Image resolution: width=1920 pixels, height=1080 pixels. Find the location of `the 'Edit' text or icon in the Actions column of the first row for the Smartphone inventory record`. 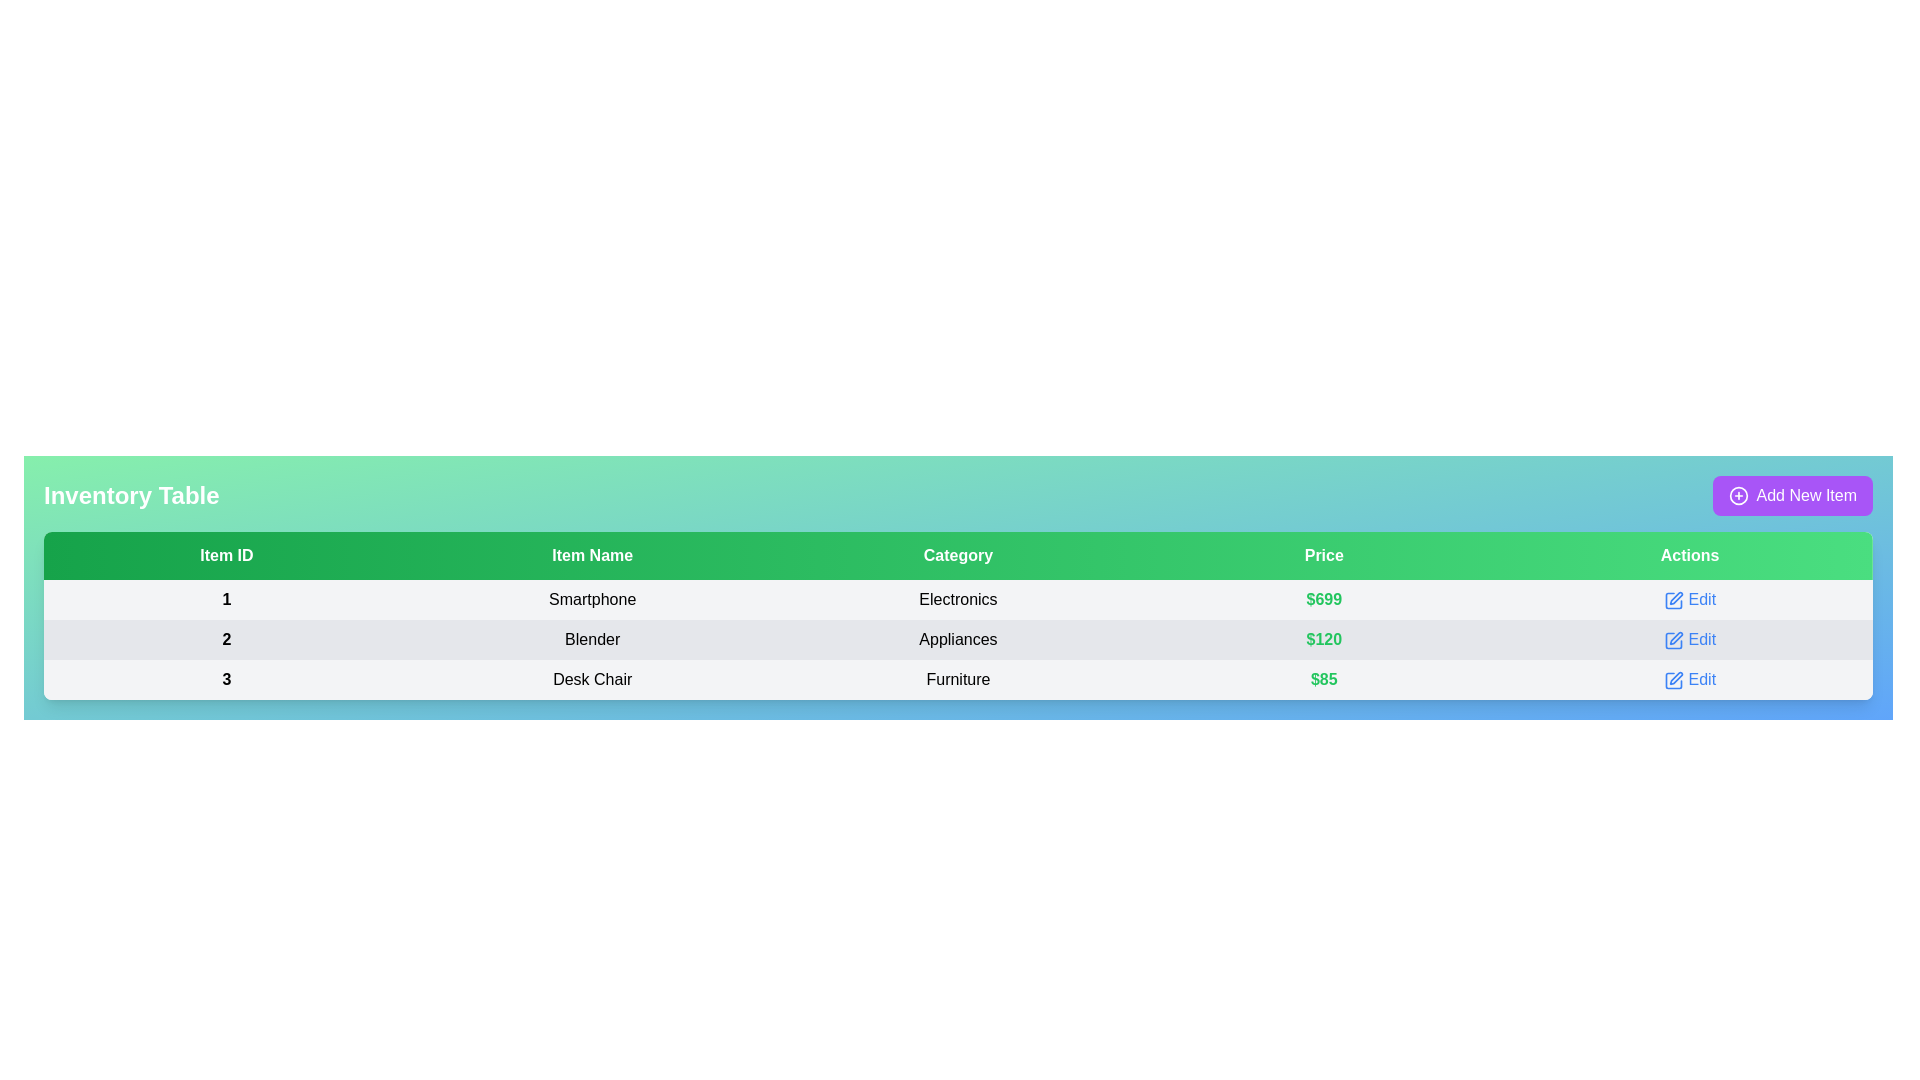

the 'Edit' text or icon in the Actions column of the first row for the Smartphone inventory record is located at coordinates (1689, 599).